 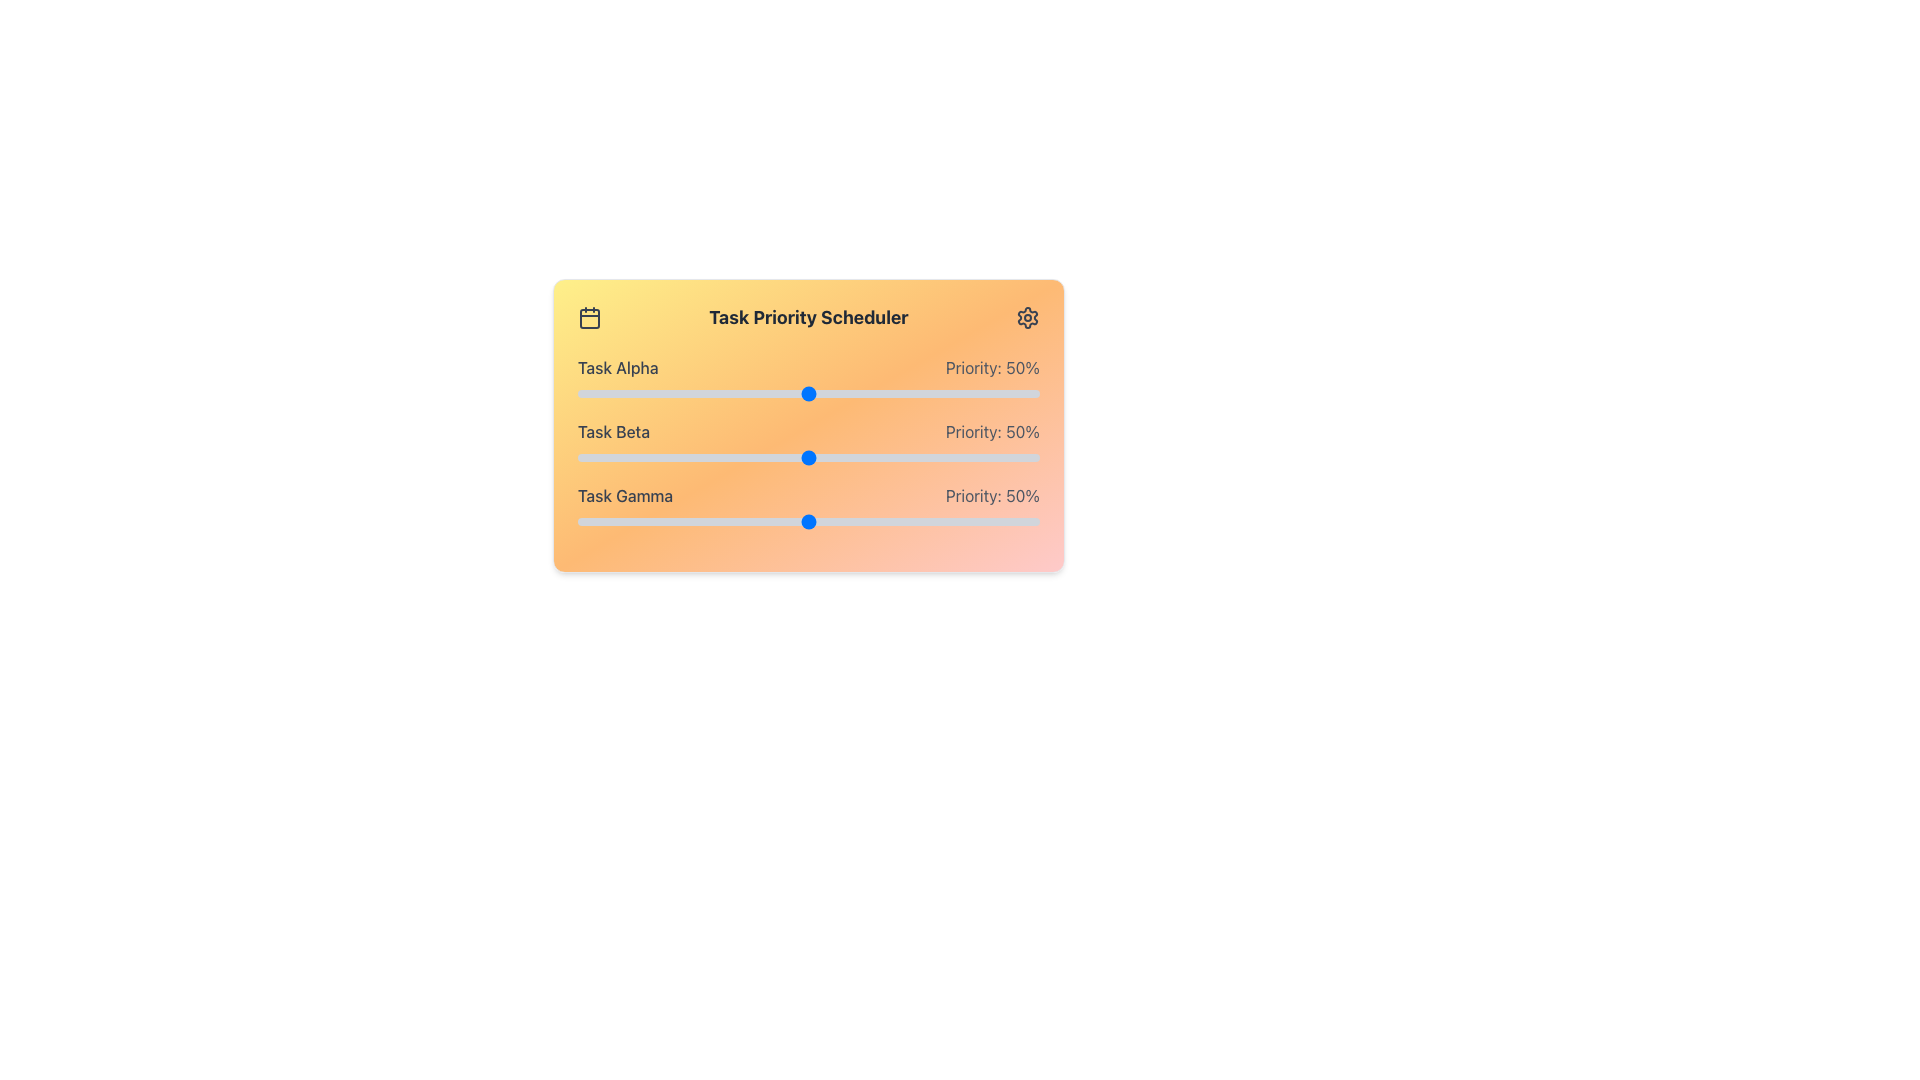 What do you see at coordinates (609, 393) in the screenshot?
I see `task priority` at bounding box center [609, 393].